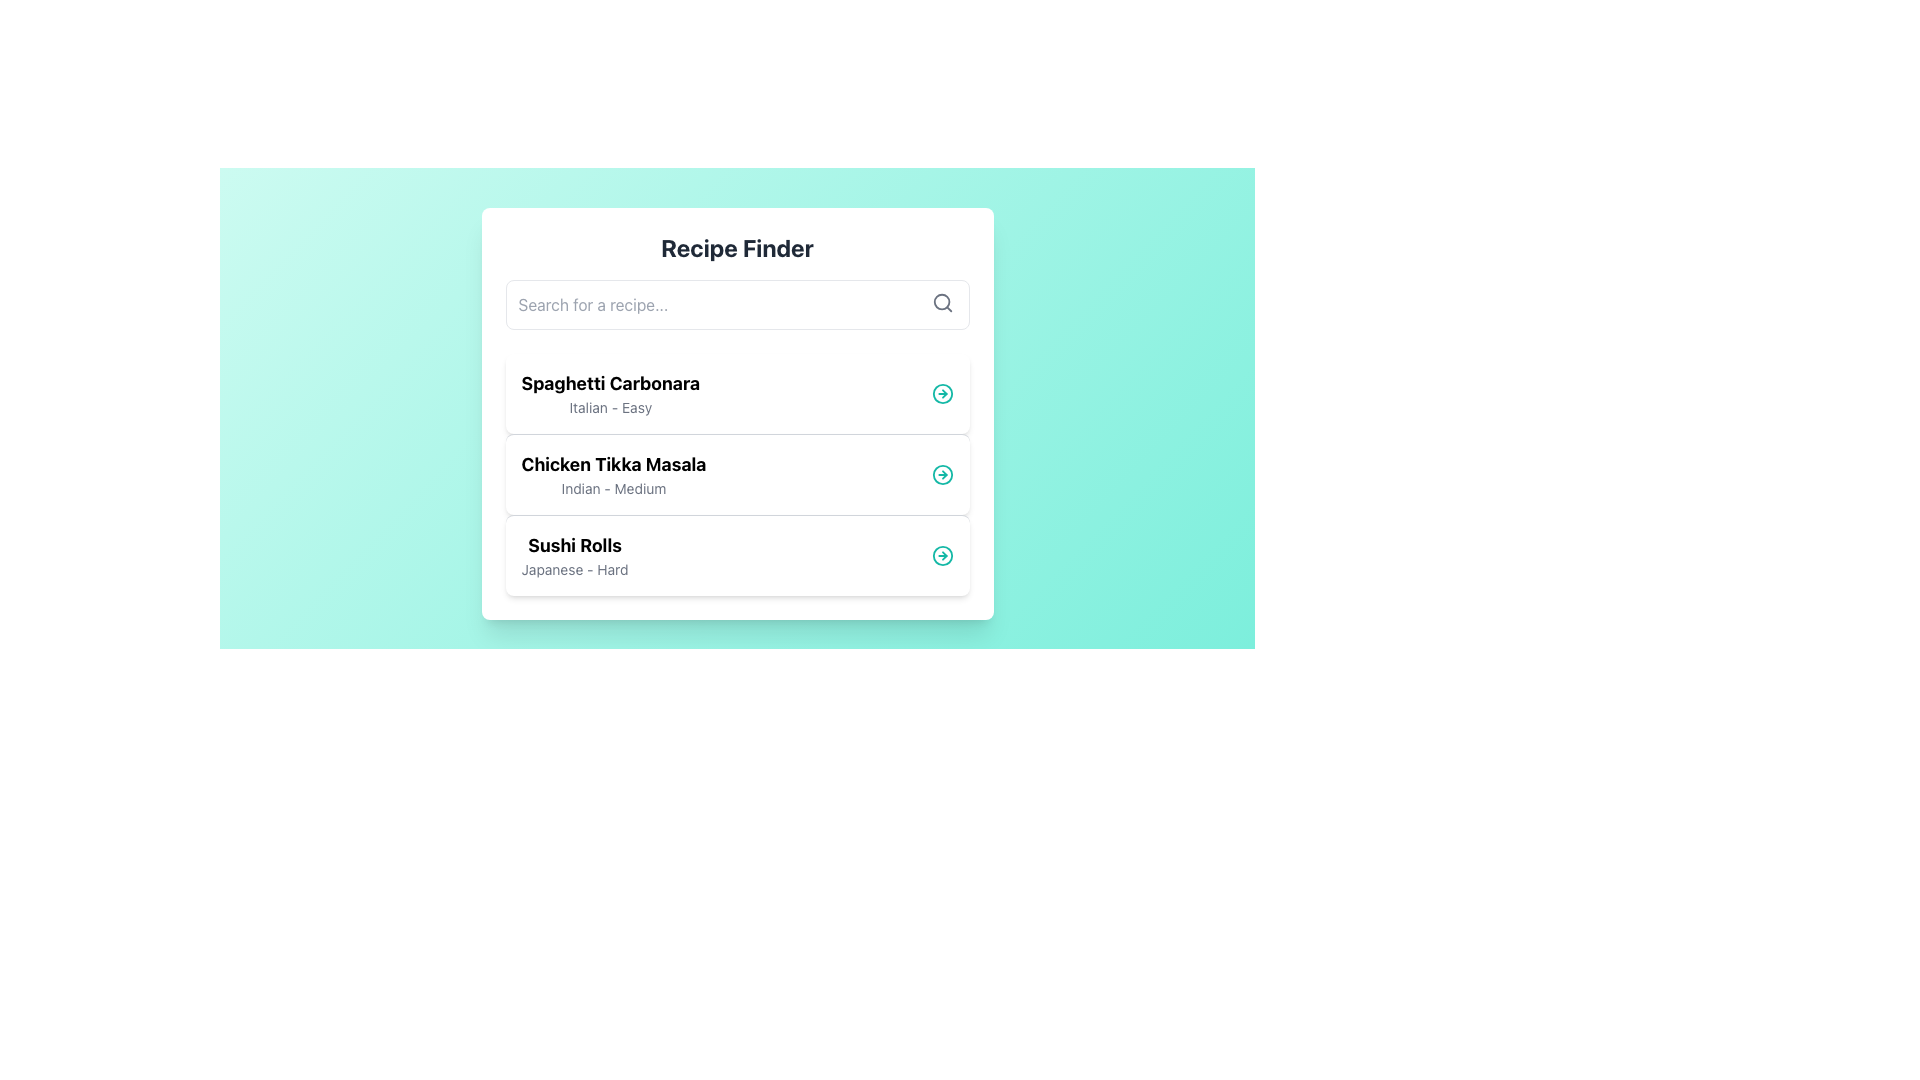  I want to click on the inner SVG Circle icon associated with the 'Chicken Tikka Masala' item, located on the right side of the second list item in the vertical list, so click(941, 474).